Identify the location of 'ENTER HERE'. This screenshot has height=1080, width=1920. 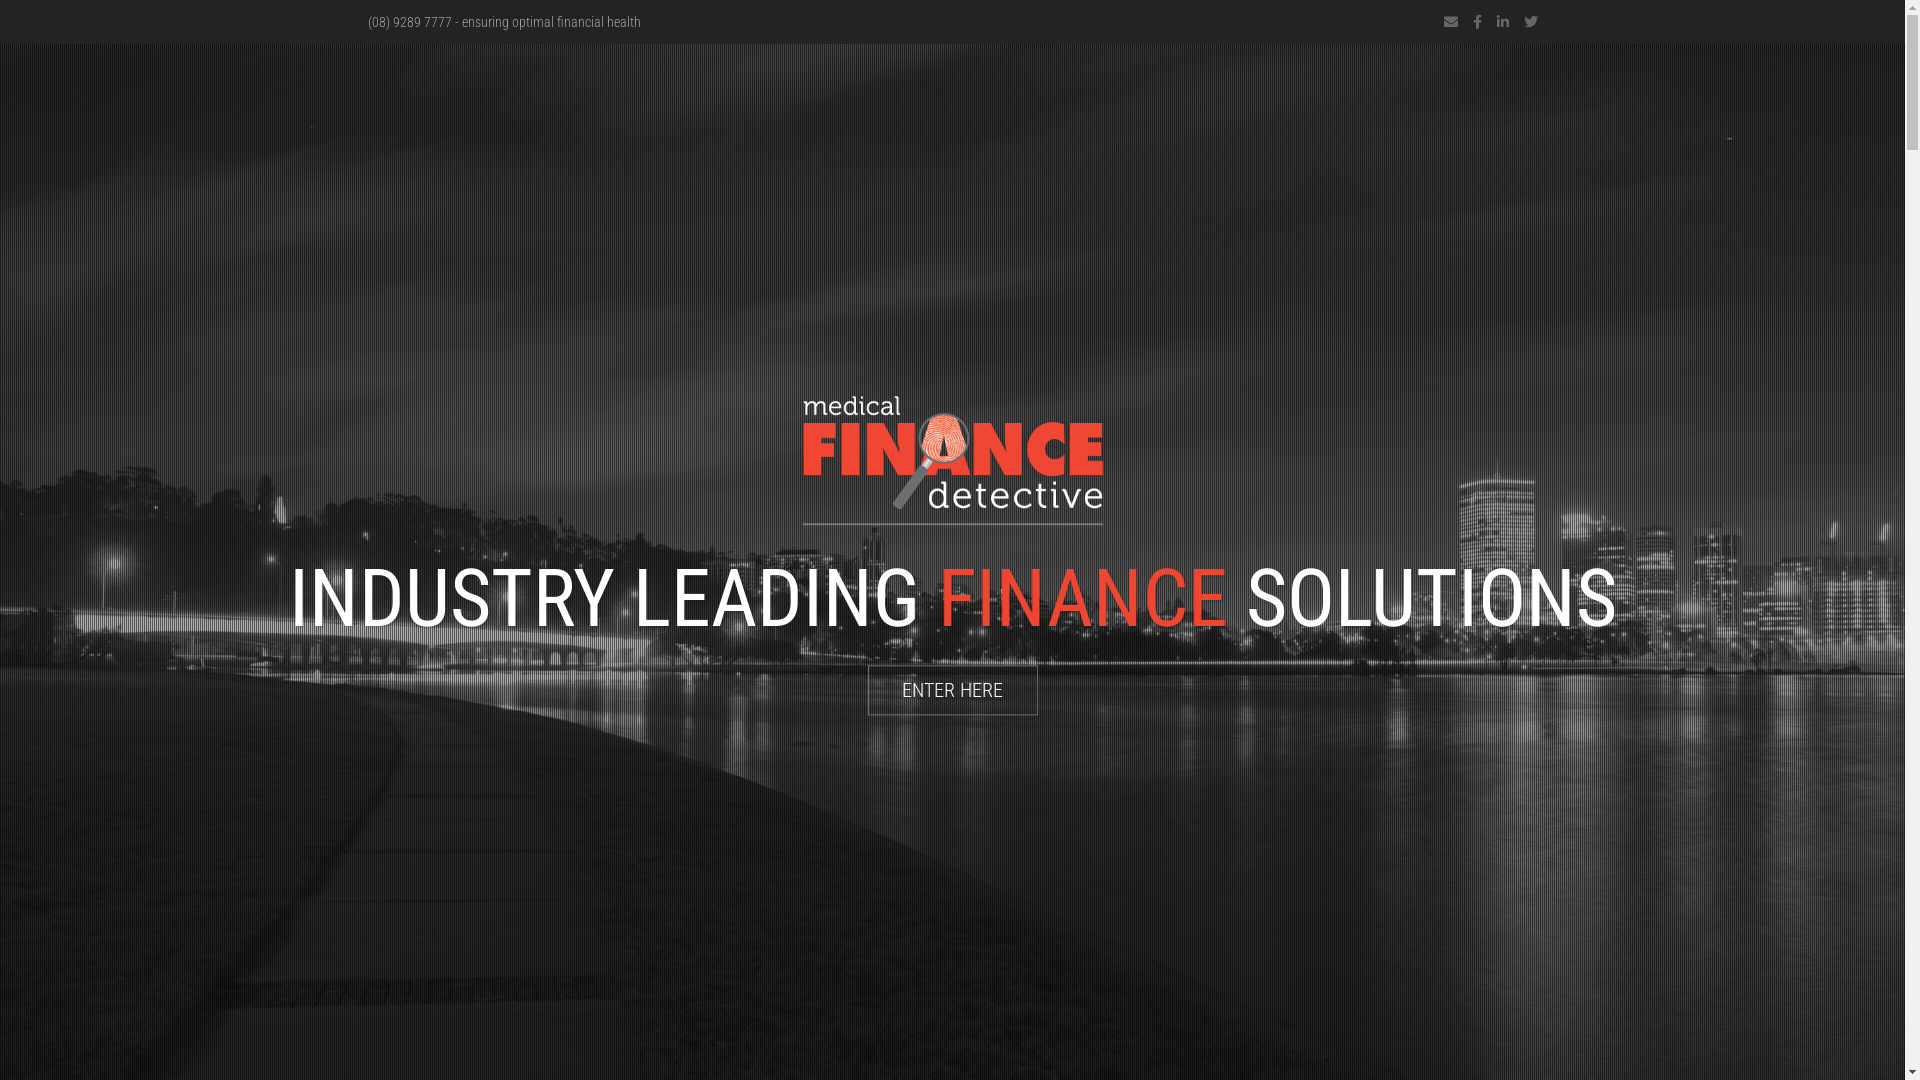
(868, 689).